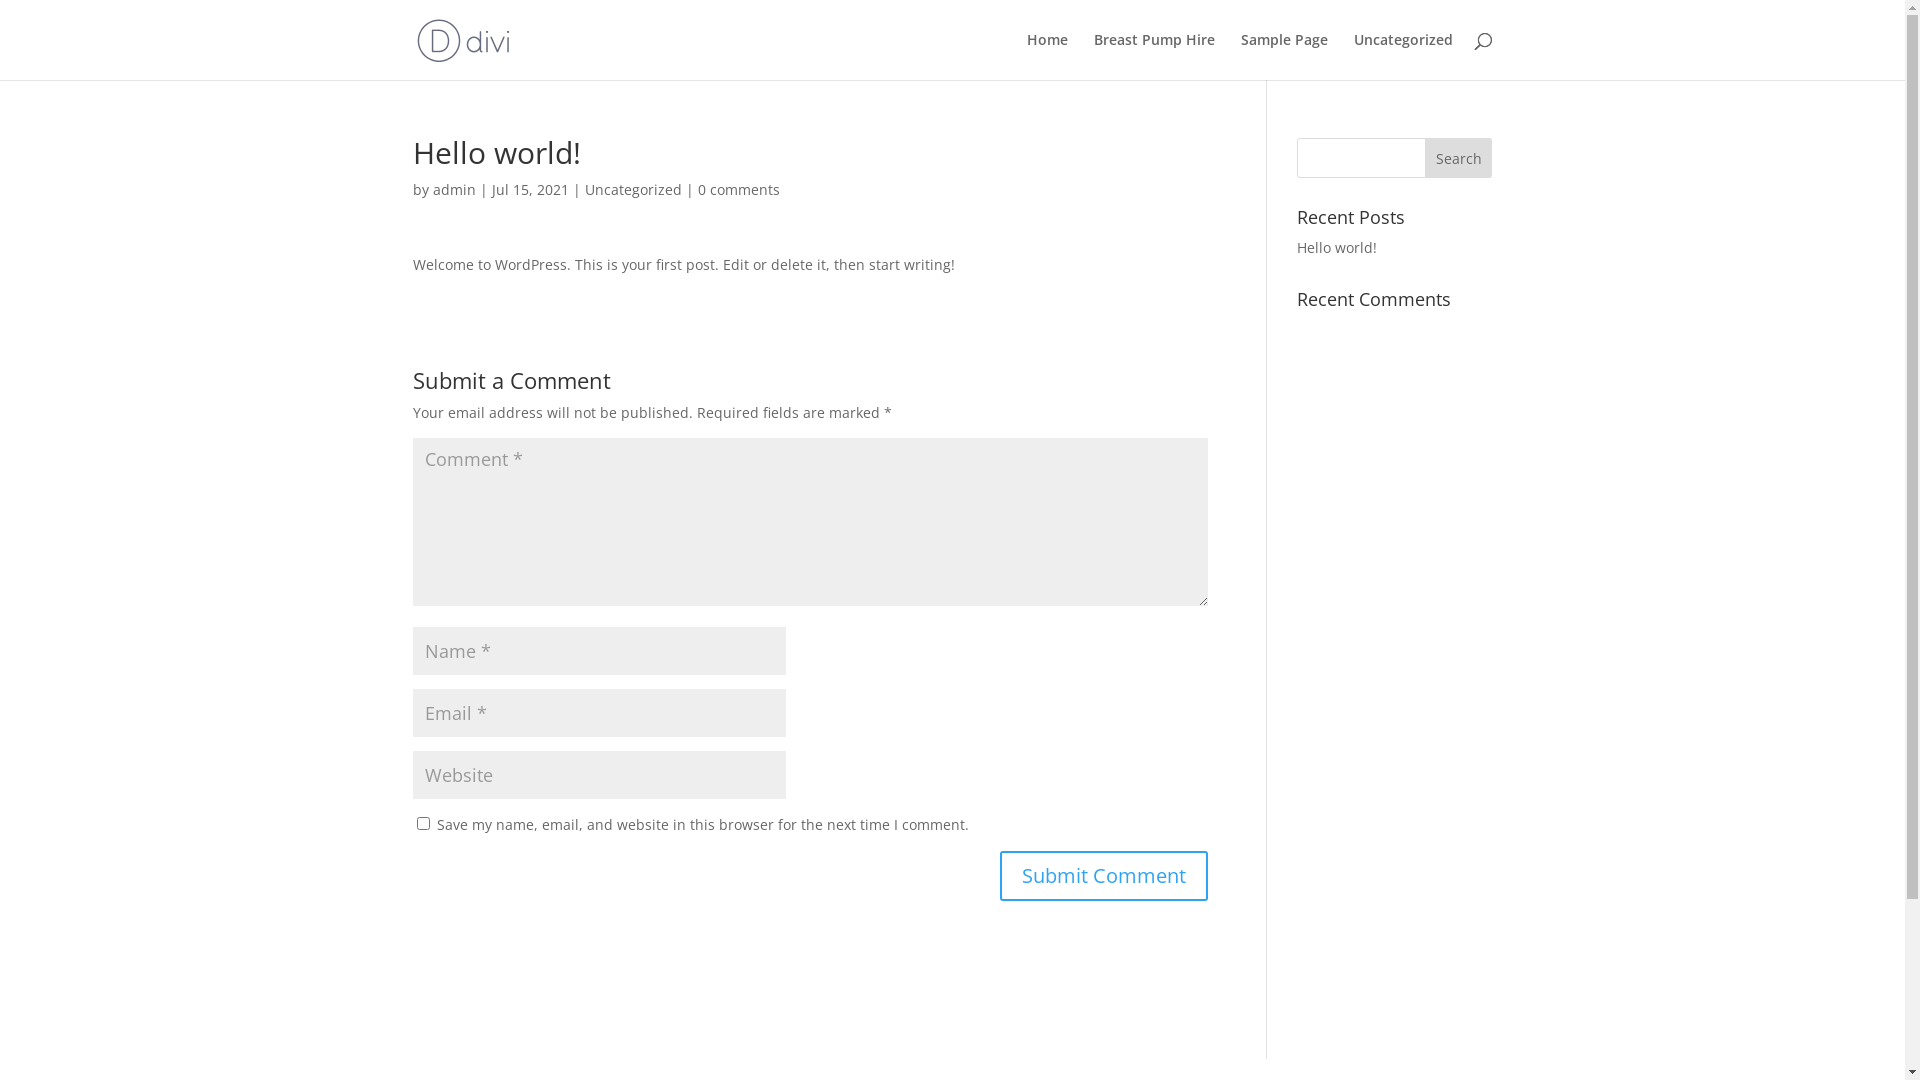  I want to click on 'Breast Pump Hire', so click(1154, 55).